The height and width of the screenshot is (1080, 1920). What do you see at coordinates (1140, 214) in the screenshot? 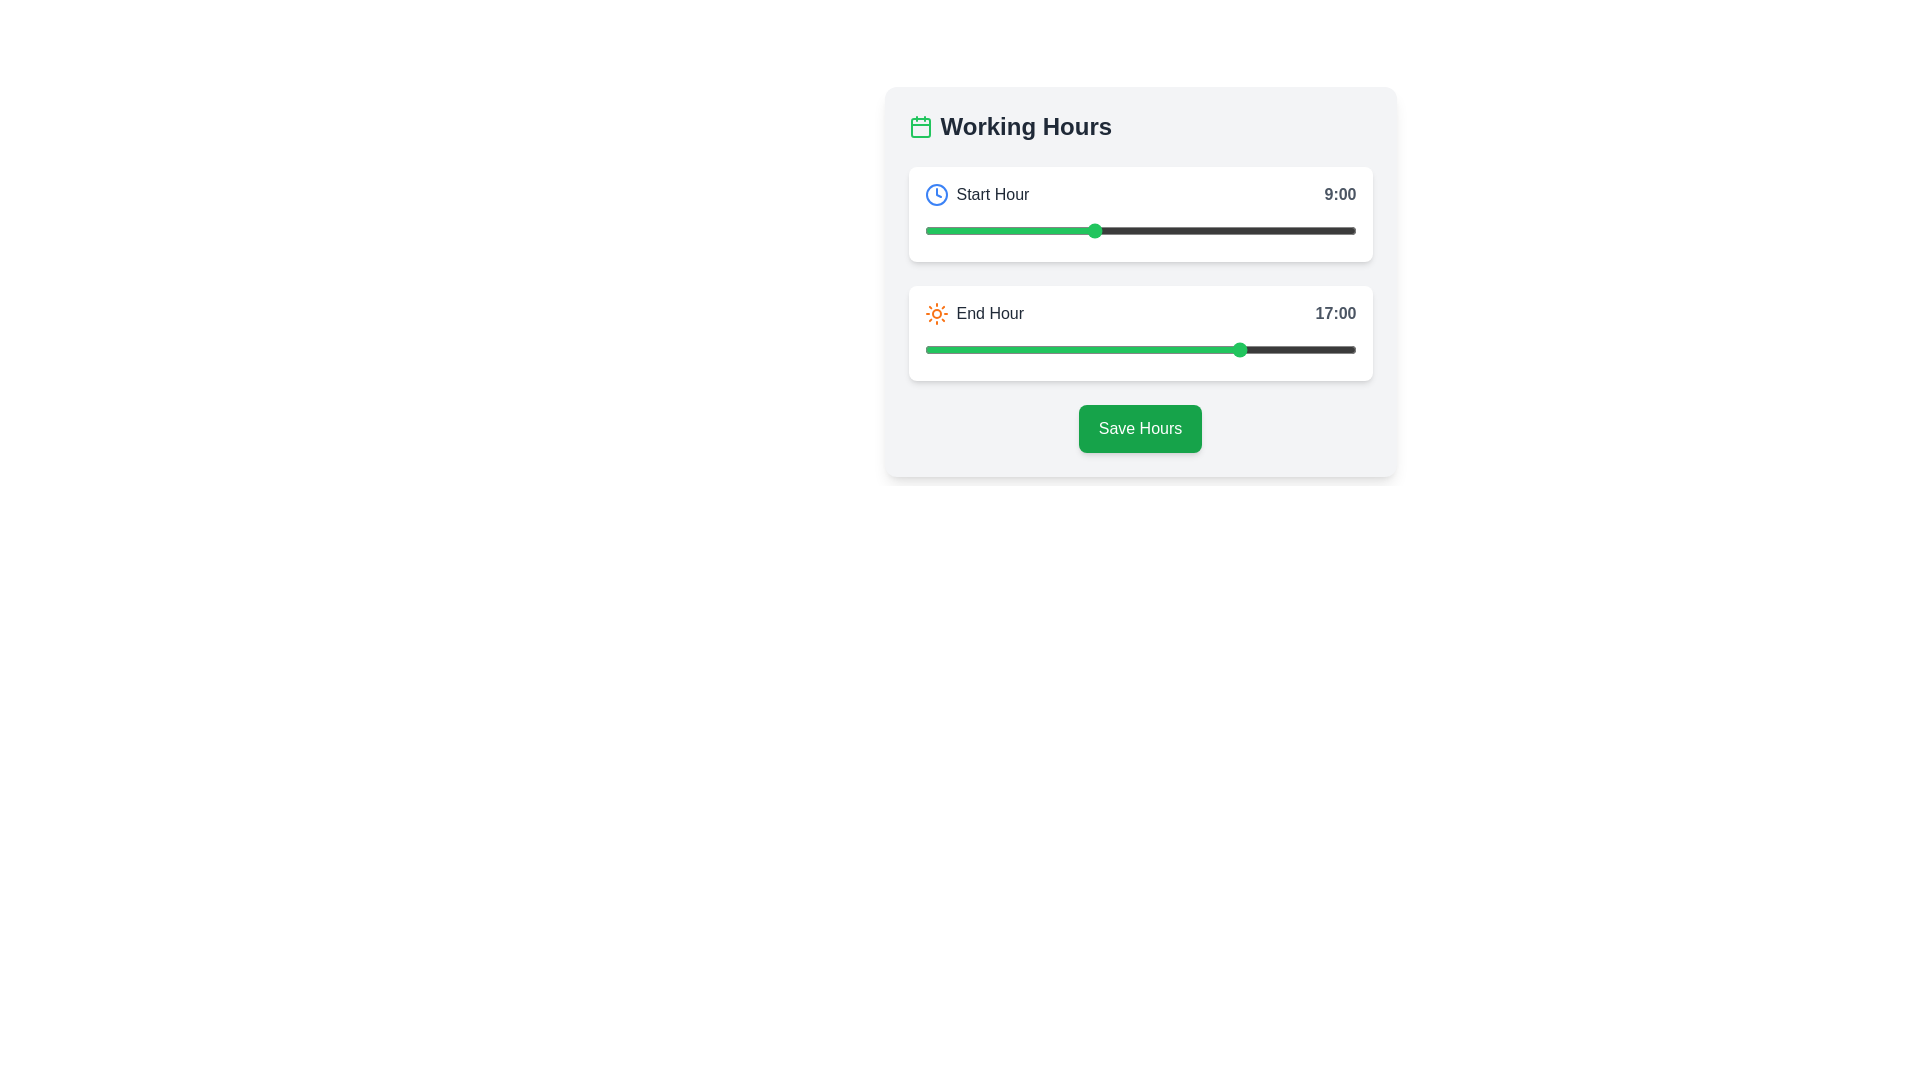
I see `displayed time from the Interactive time slider which shows 'Start Hour' with the label '9:00'` at bounding box center [1140, 214].